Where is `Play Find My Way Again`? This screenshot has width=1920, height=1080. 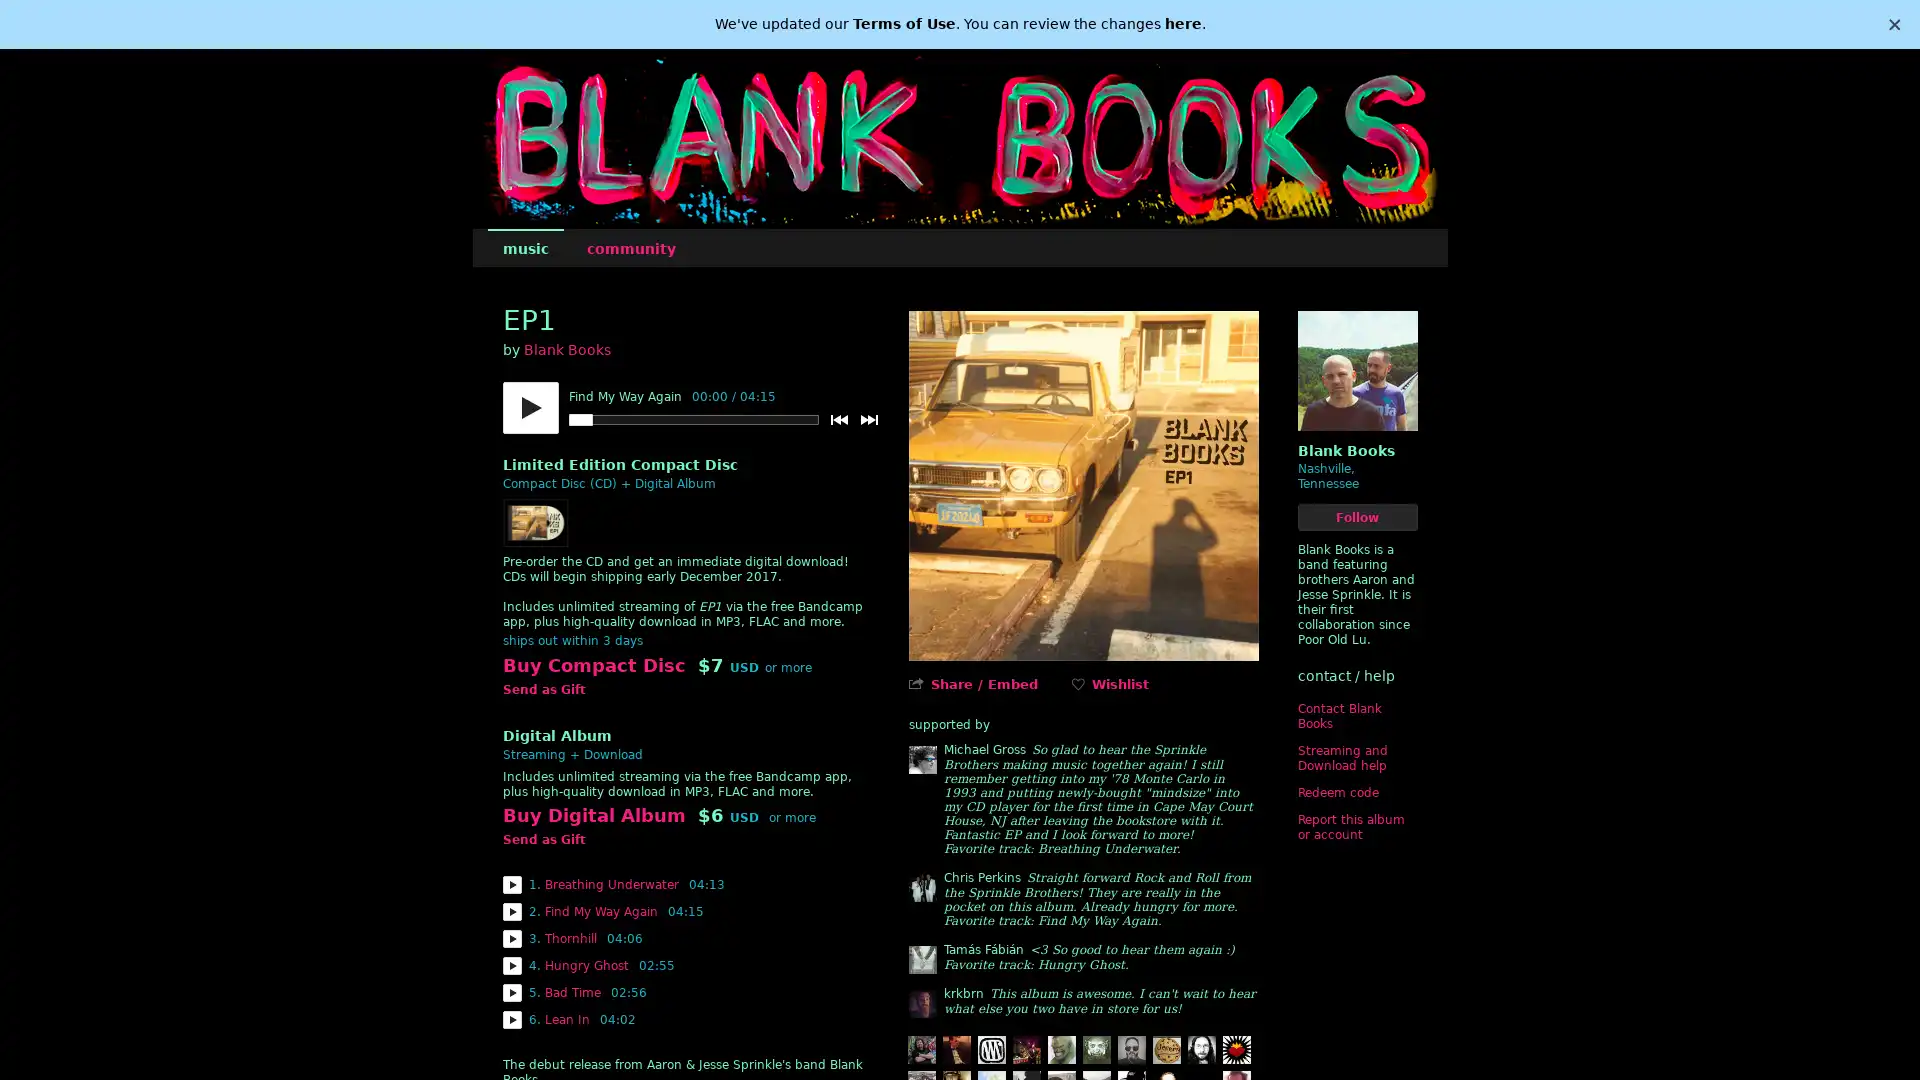
Play Find My Way Again is located at coordinates (511, 911).